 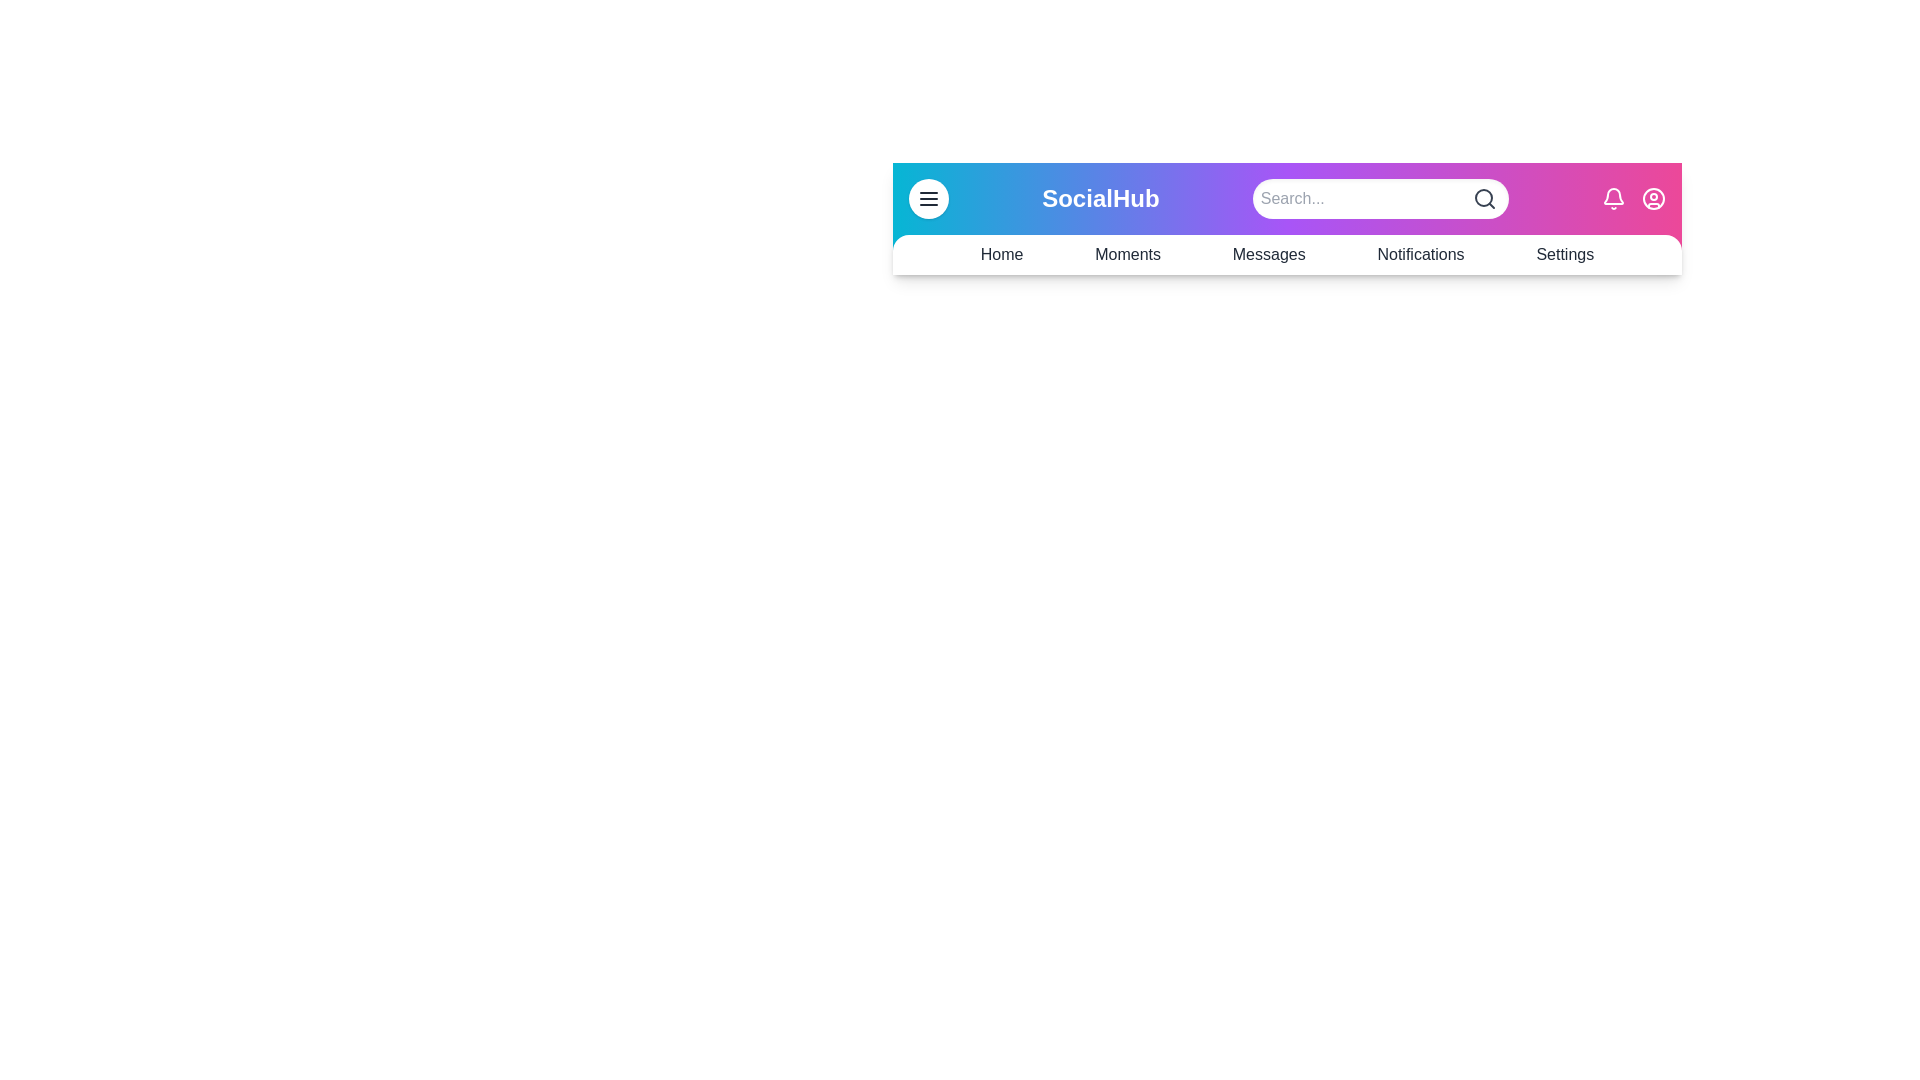 I want to click on the navigation link labeled Home, so click(x=1002, y=253).